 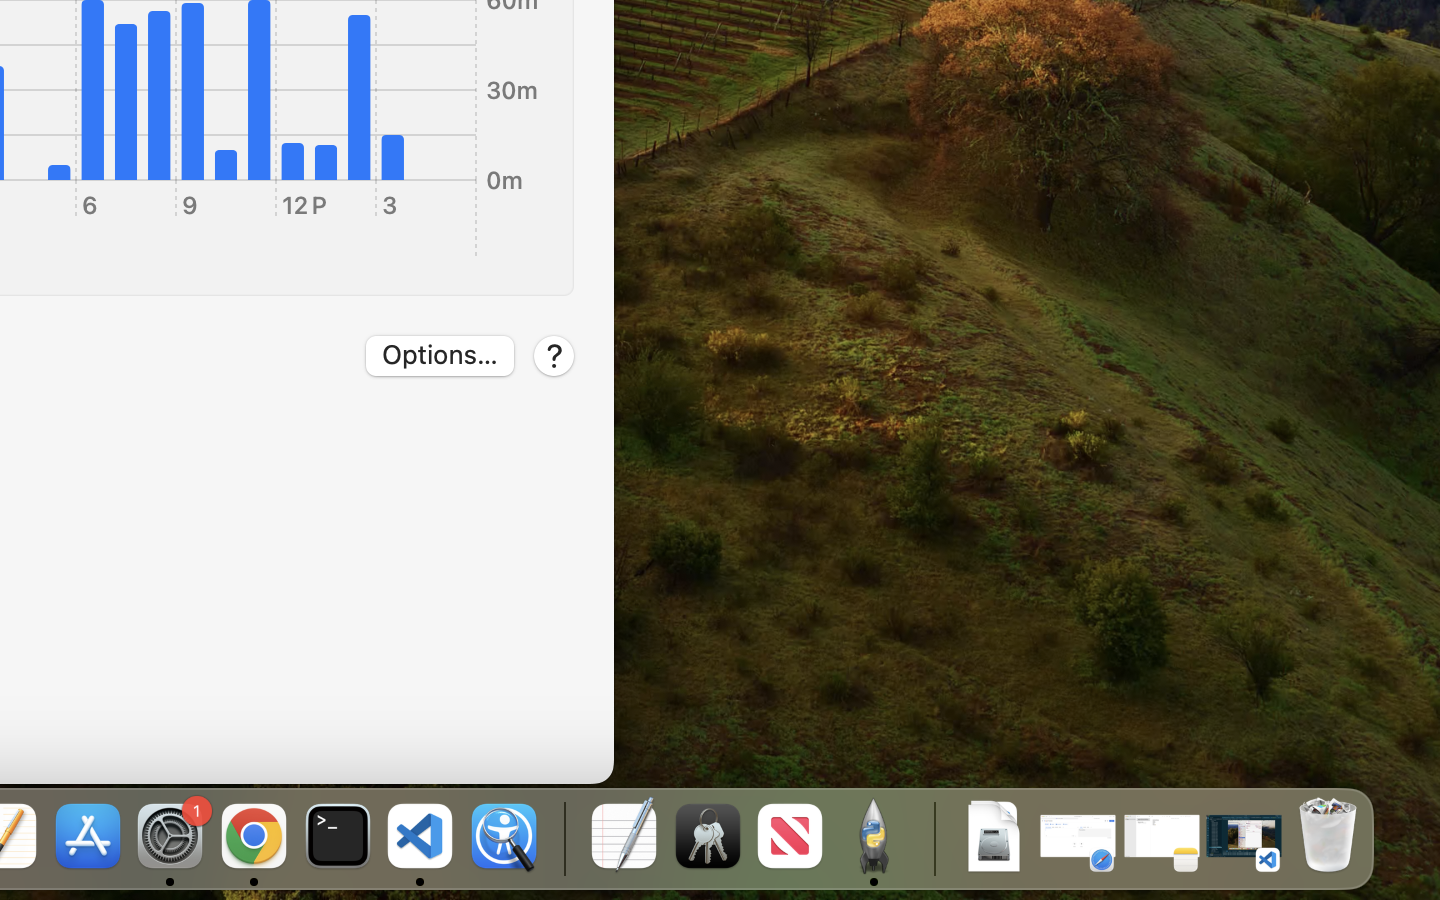 What do you see at coordinates (562, 837) in the screenshot?
I see `'0.4285714328289032'` at bounding box center [562, 837].